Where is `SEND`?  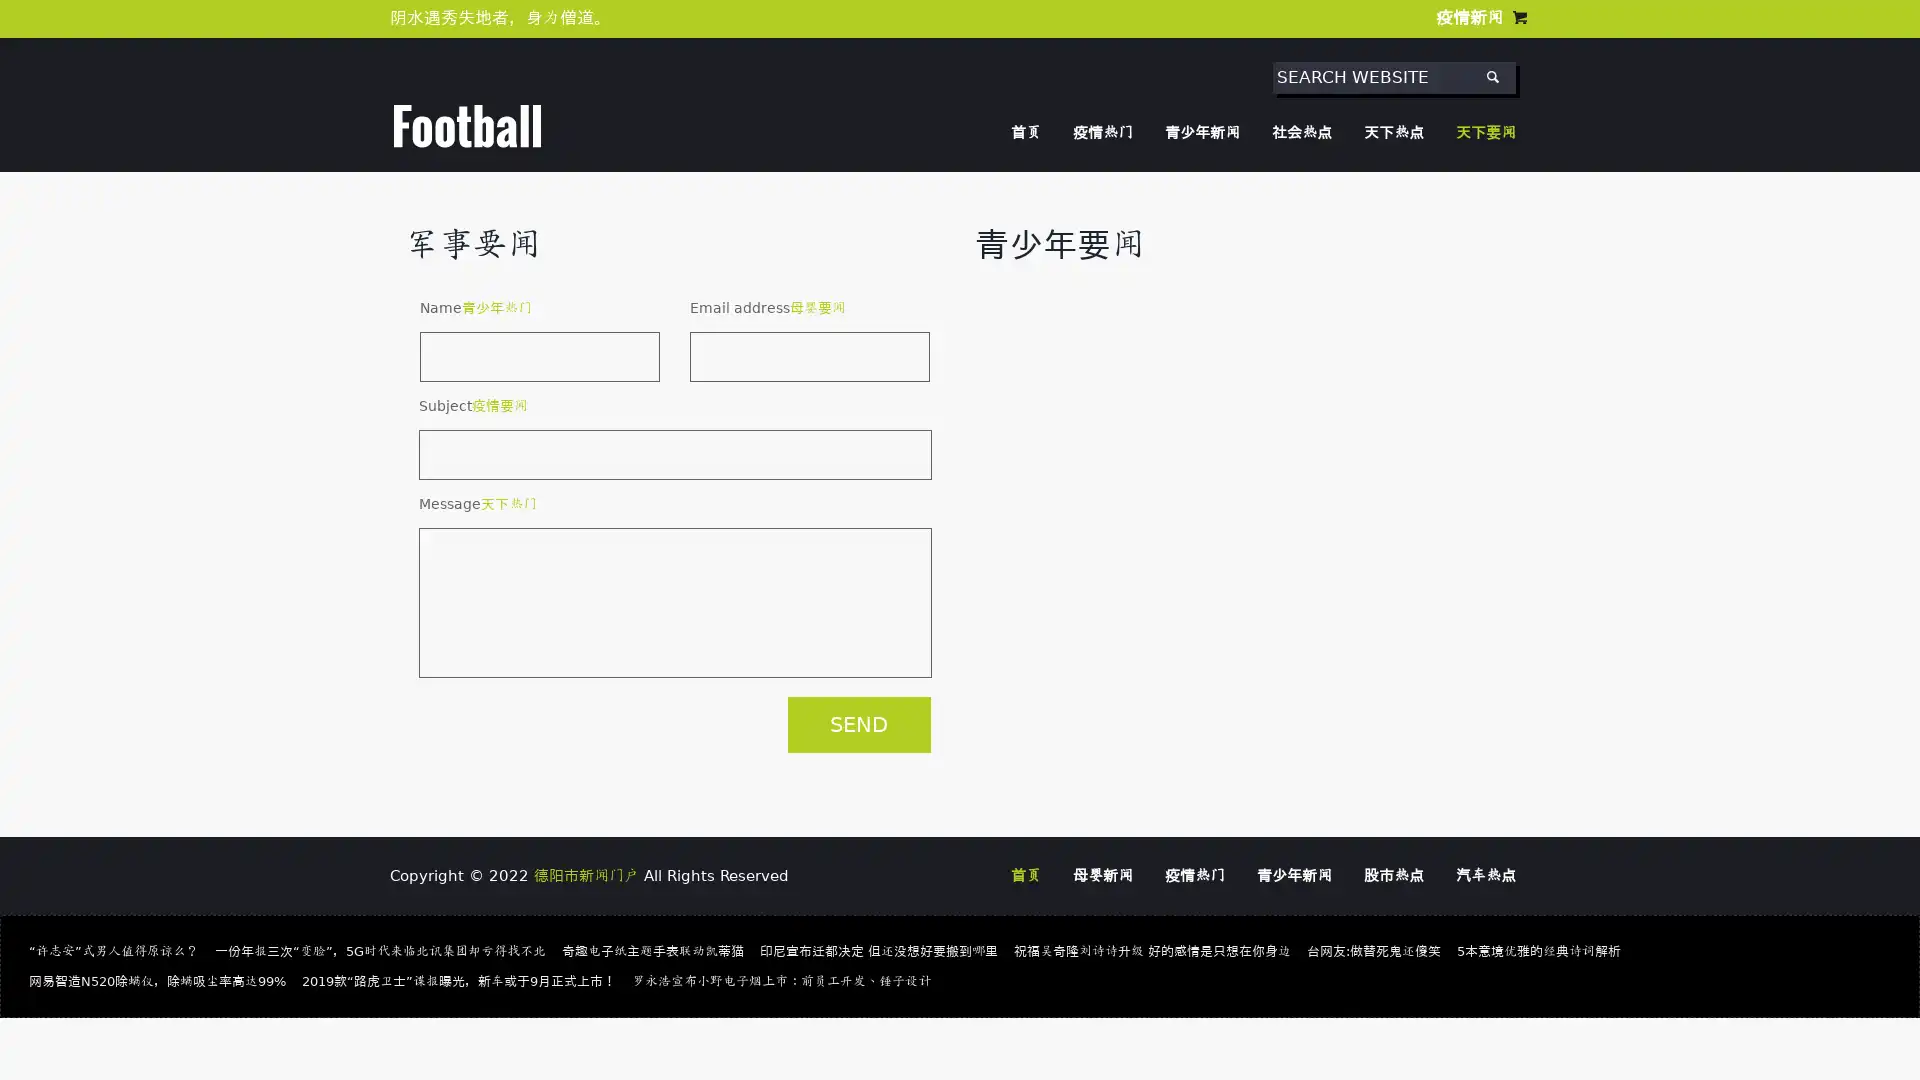
SEND is located at coordinates (859, 724).